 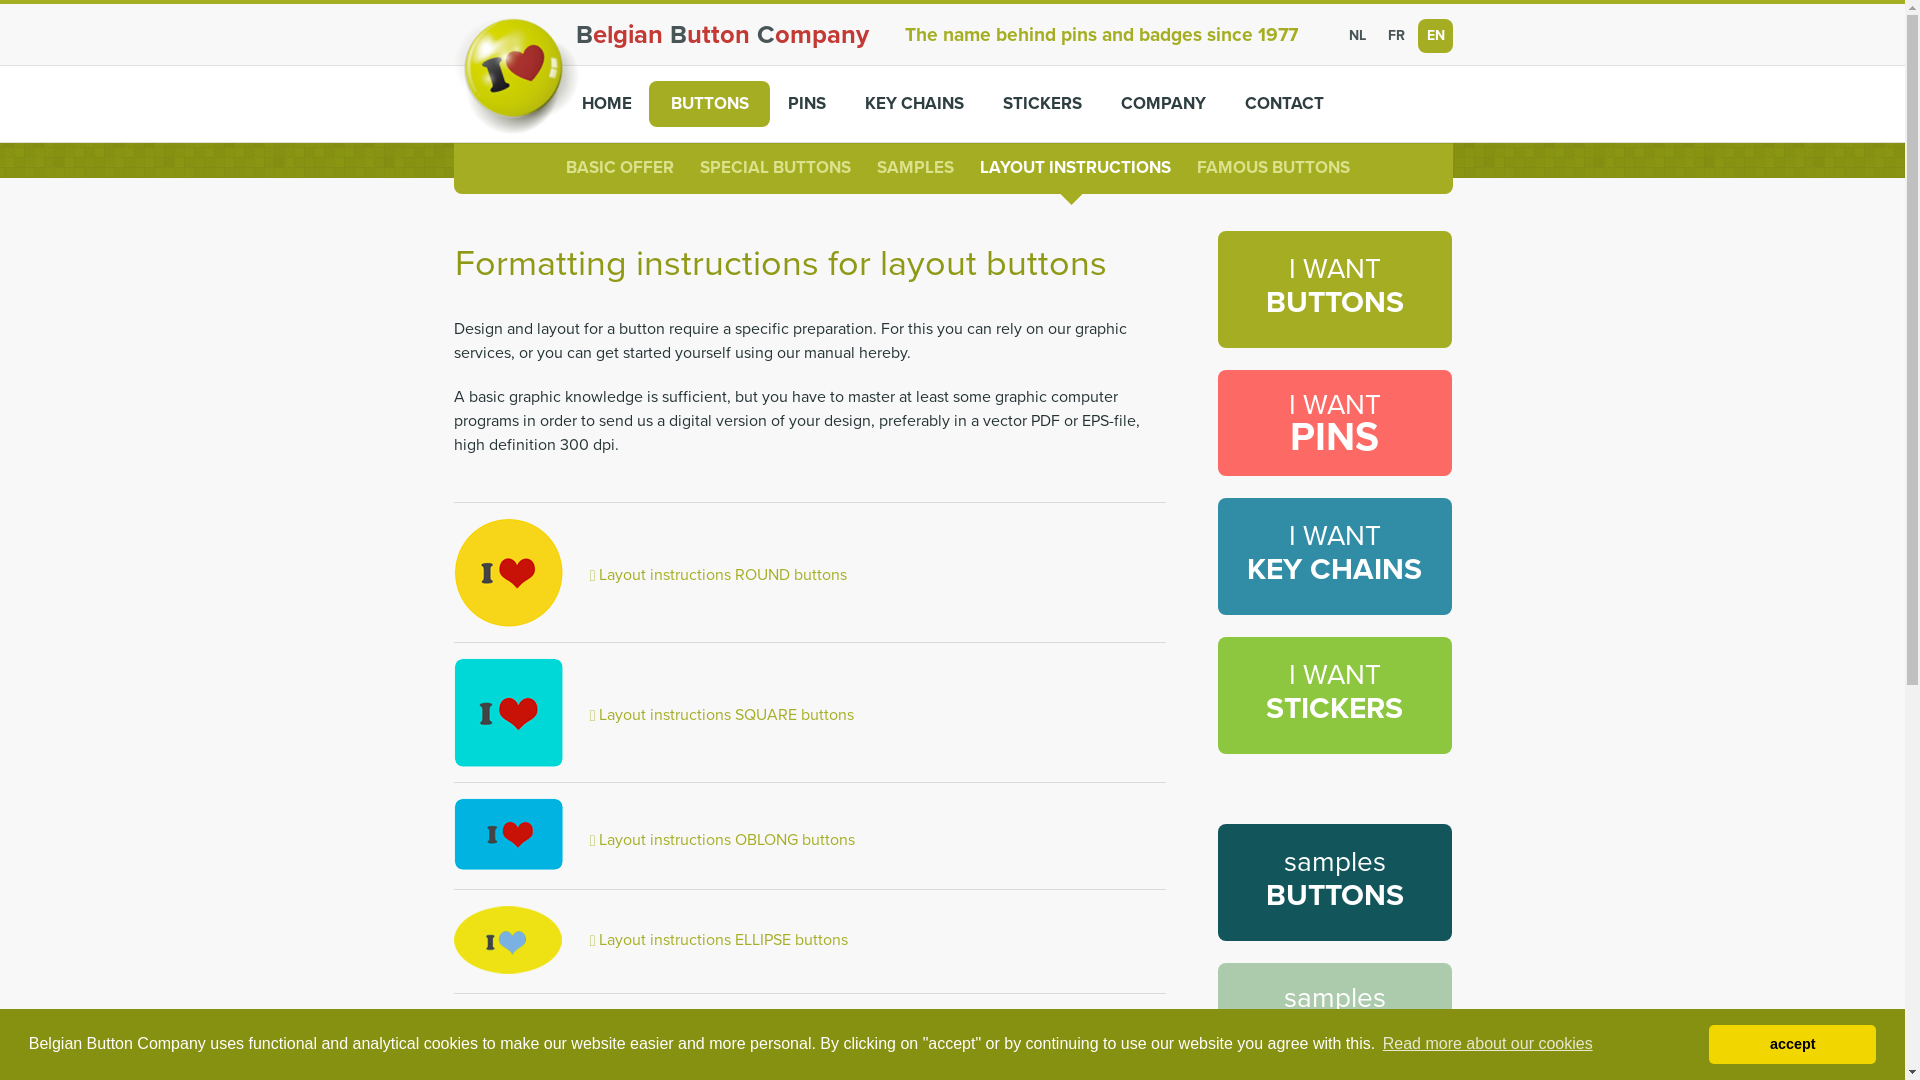 I want to click on 'KEY CHAINS', so click(x=911, y=104).